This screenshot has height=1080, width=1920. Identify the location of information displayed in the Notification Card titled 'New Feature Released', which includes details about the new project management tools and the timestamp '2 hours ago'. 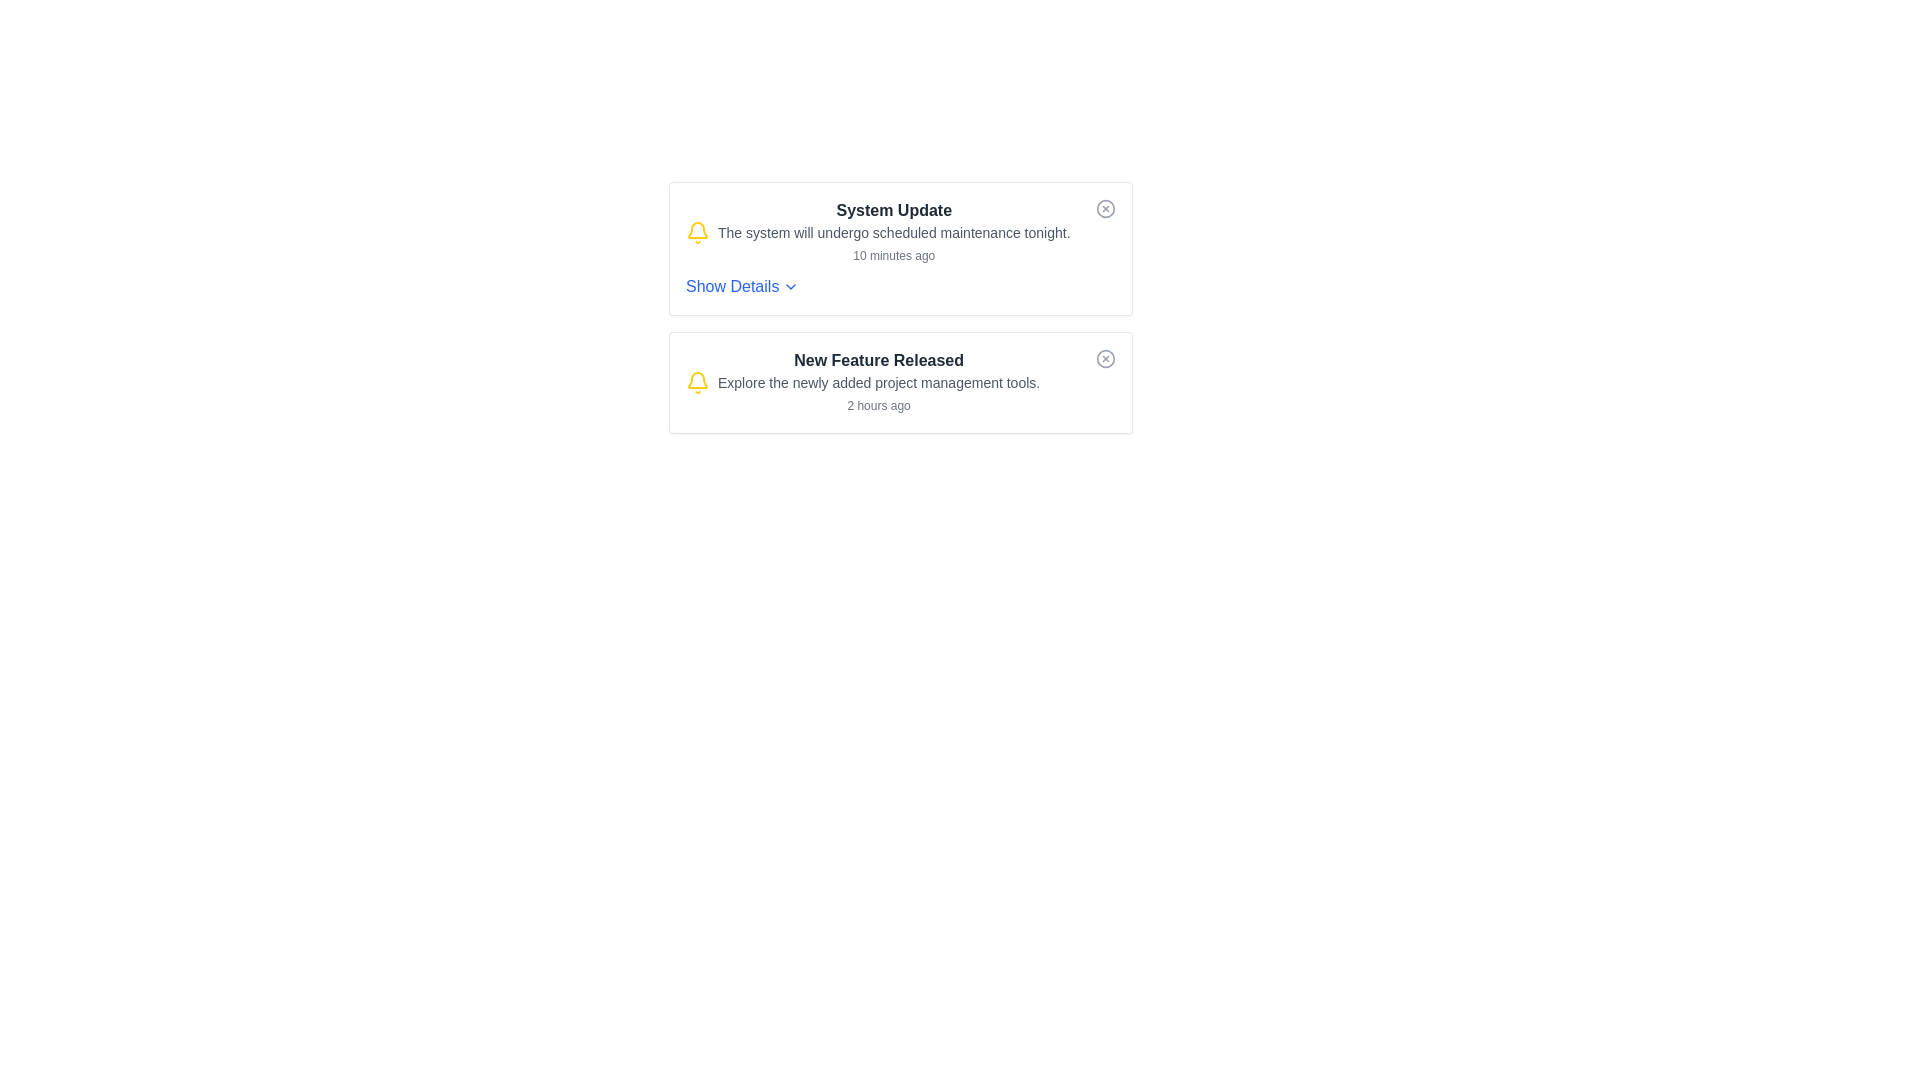
(900, 382).